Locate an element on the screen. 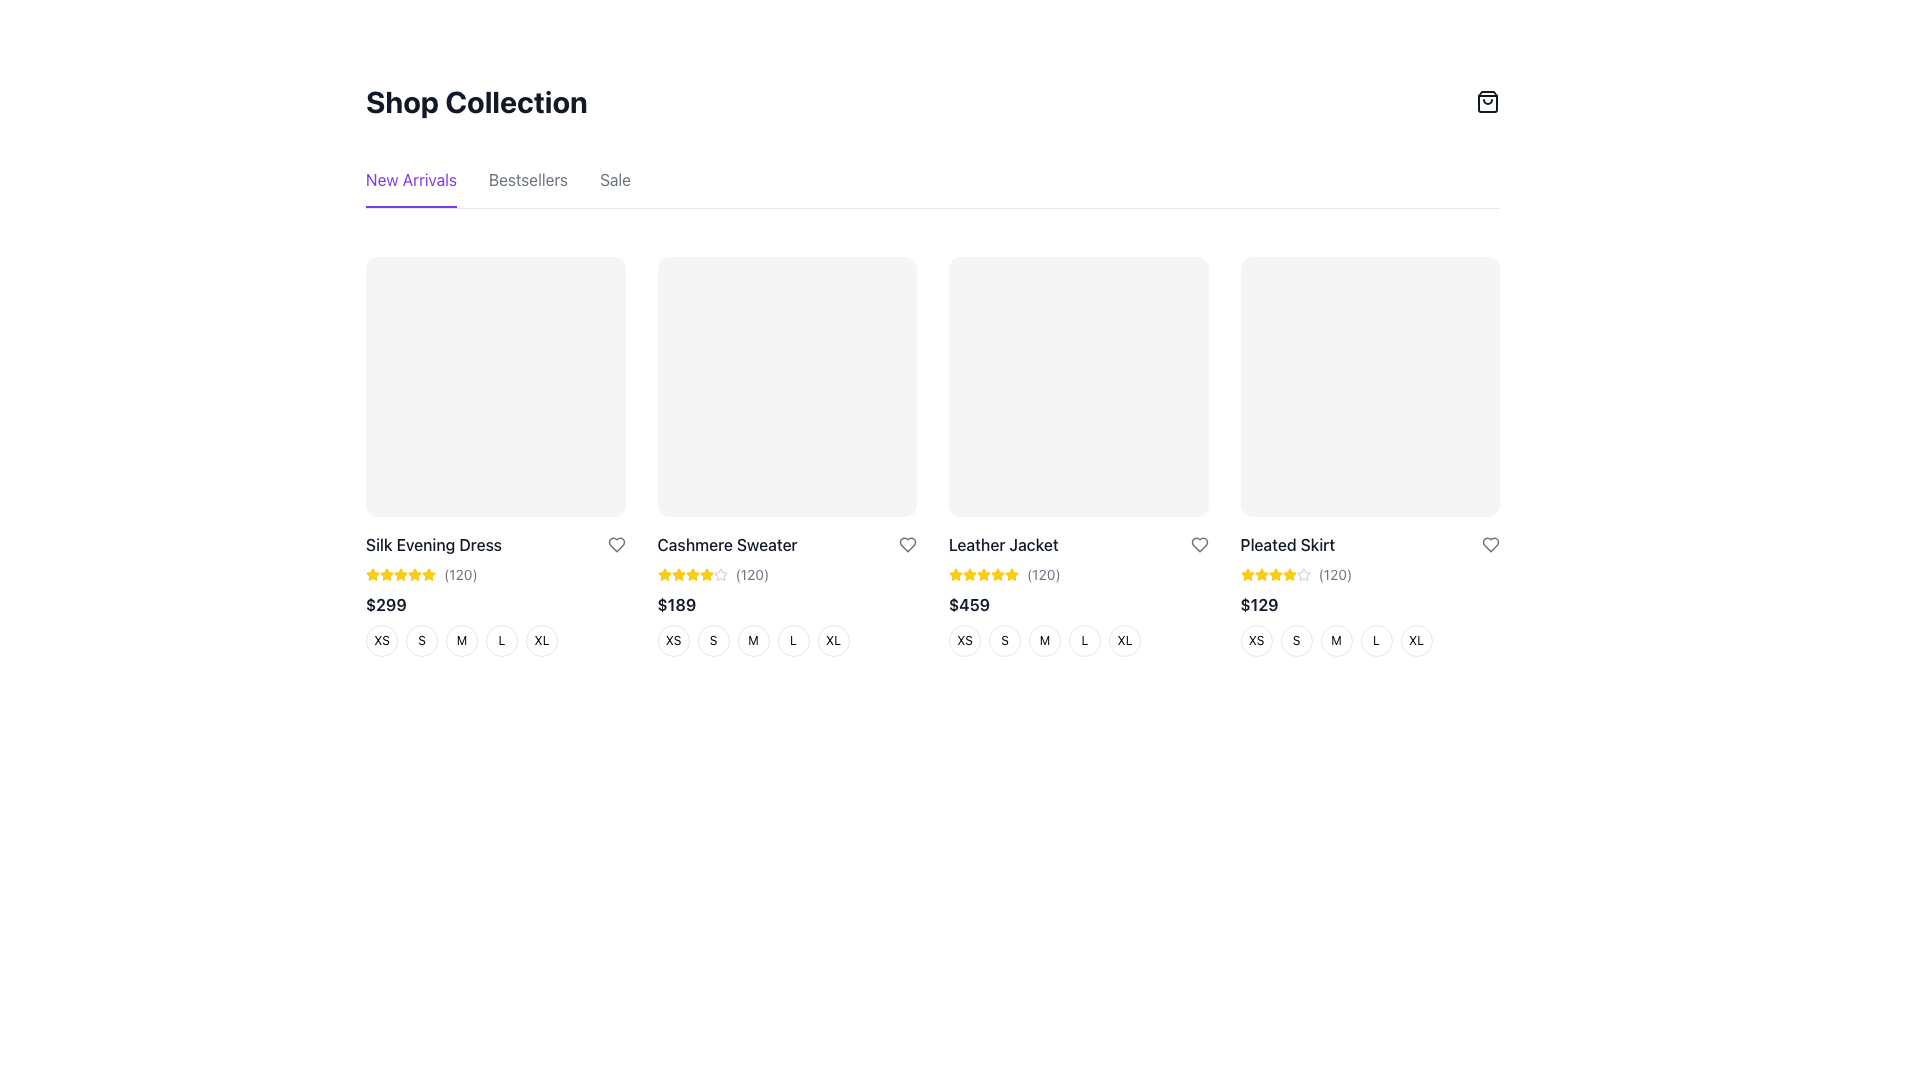 The width and height of the screenshot is (1920, 1080). the third yellow star icon in the rating system for the 'Pleated Skirt' item, which is filled and located below the item title and above the price is located at coordinates (1246, 574).